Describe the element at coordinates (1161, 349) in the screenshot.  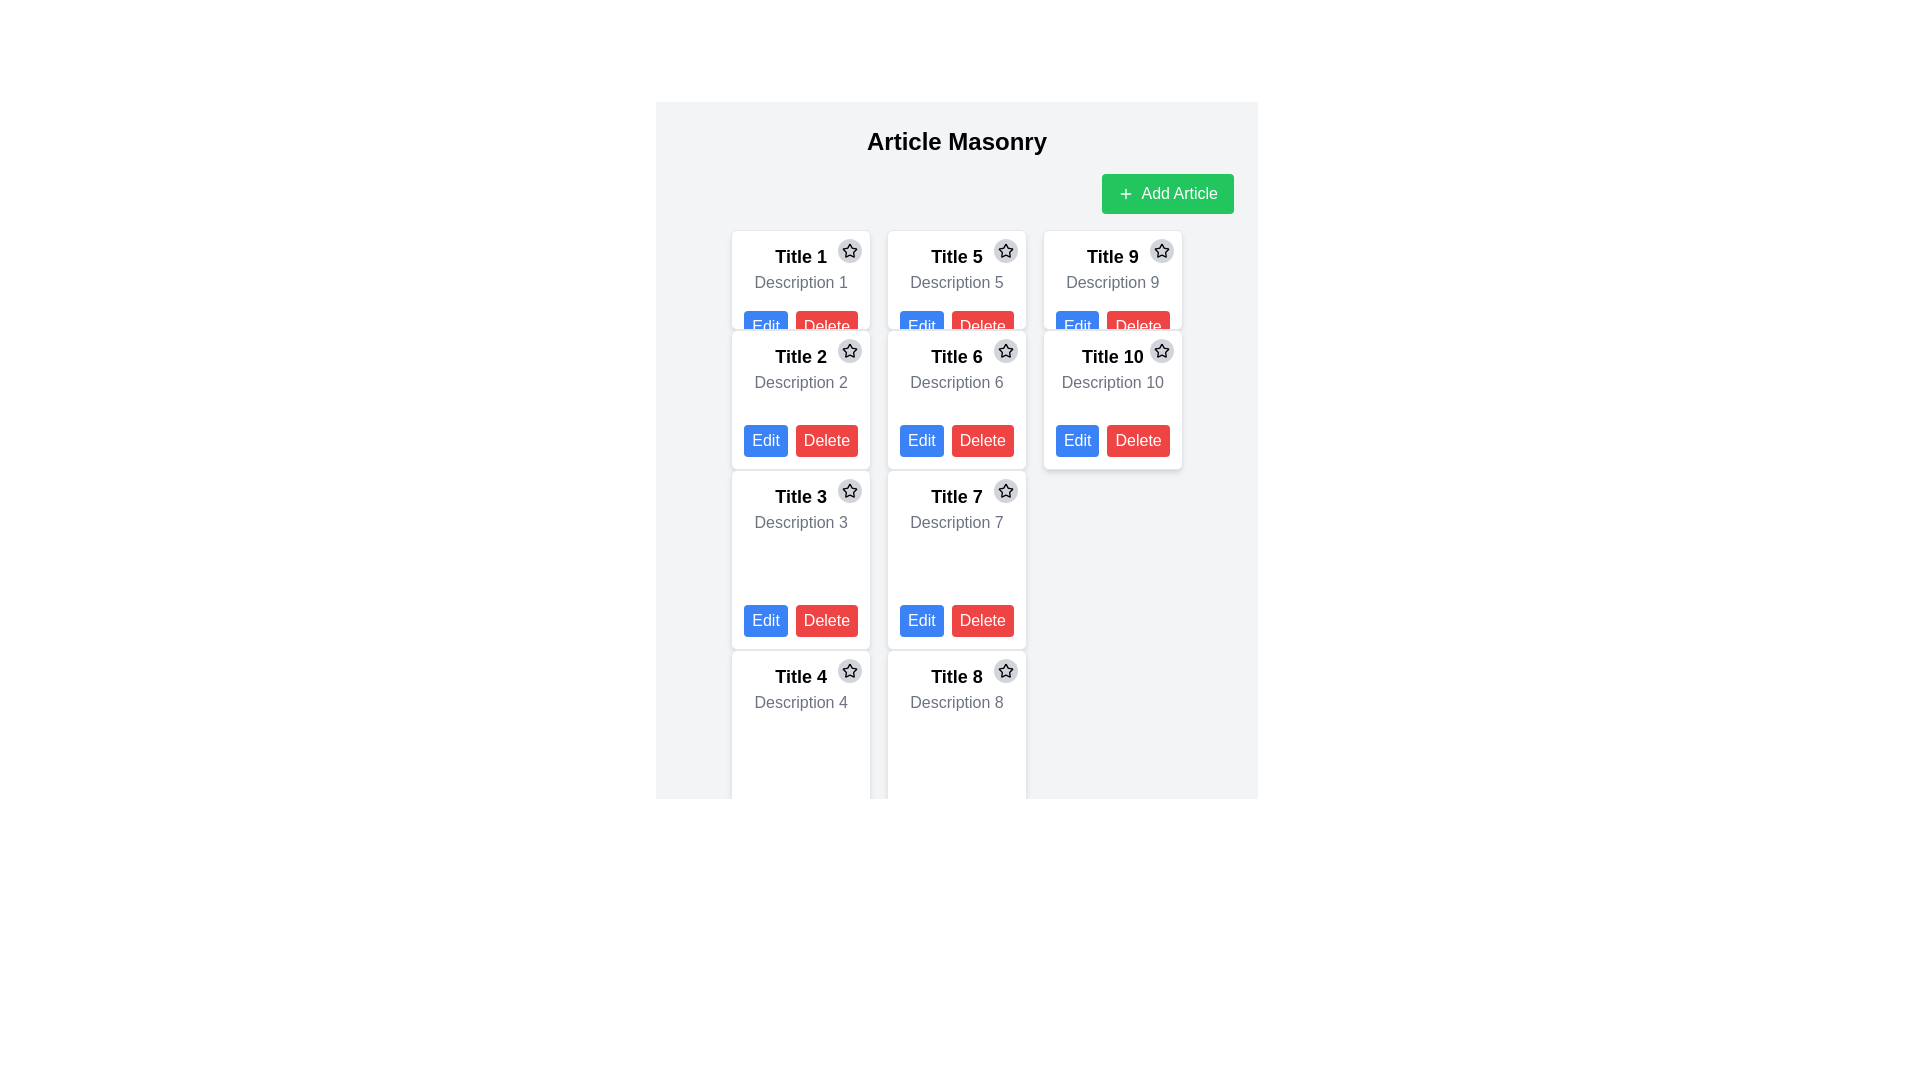
I see `the decorative or actionable icon located on the upper right side of the box labeled 'Title 10 Description 10'` at that location.